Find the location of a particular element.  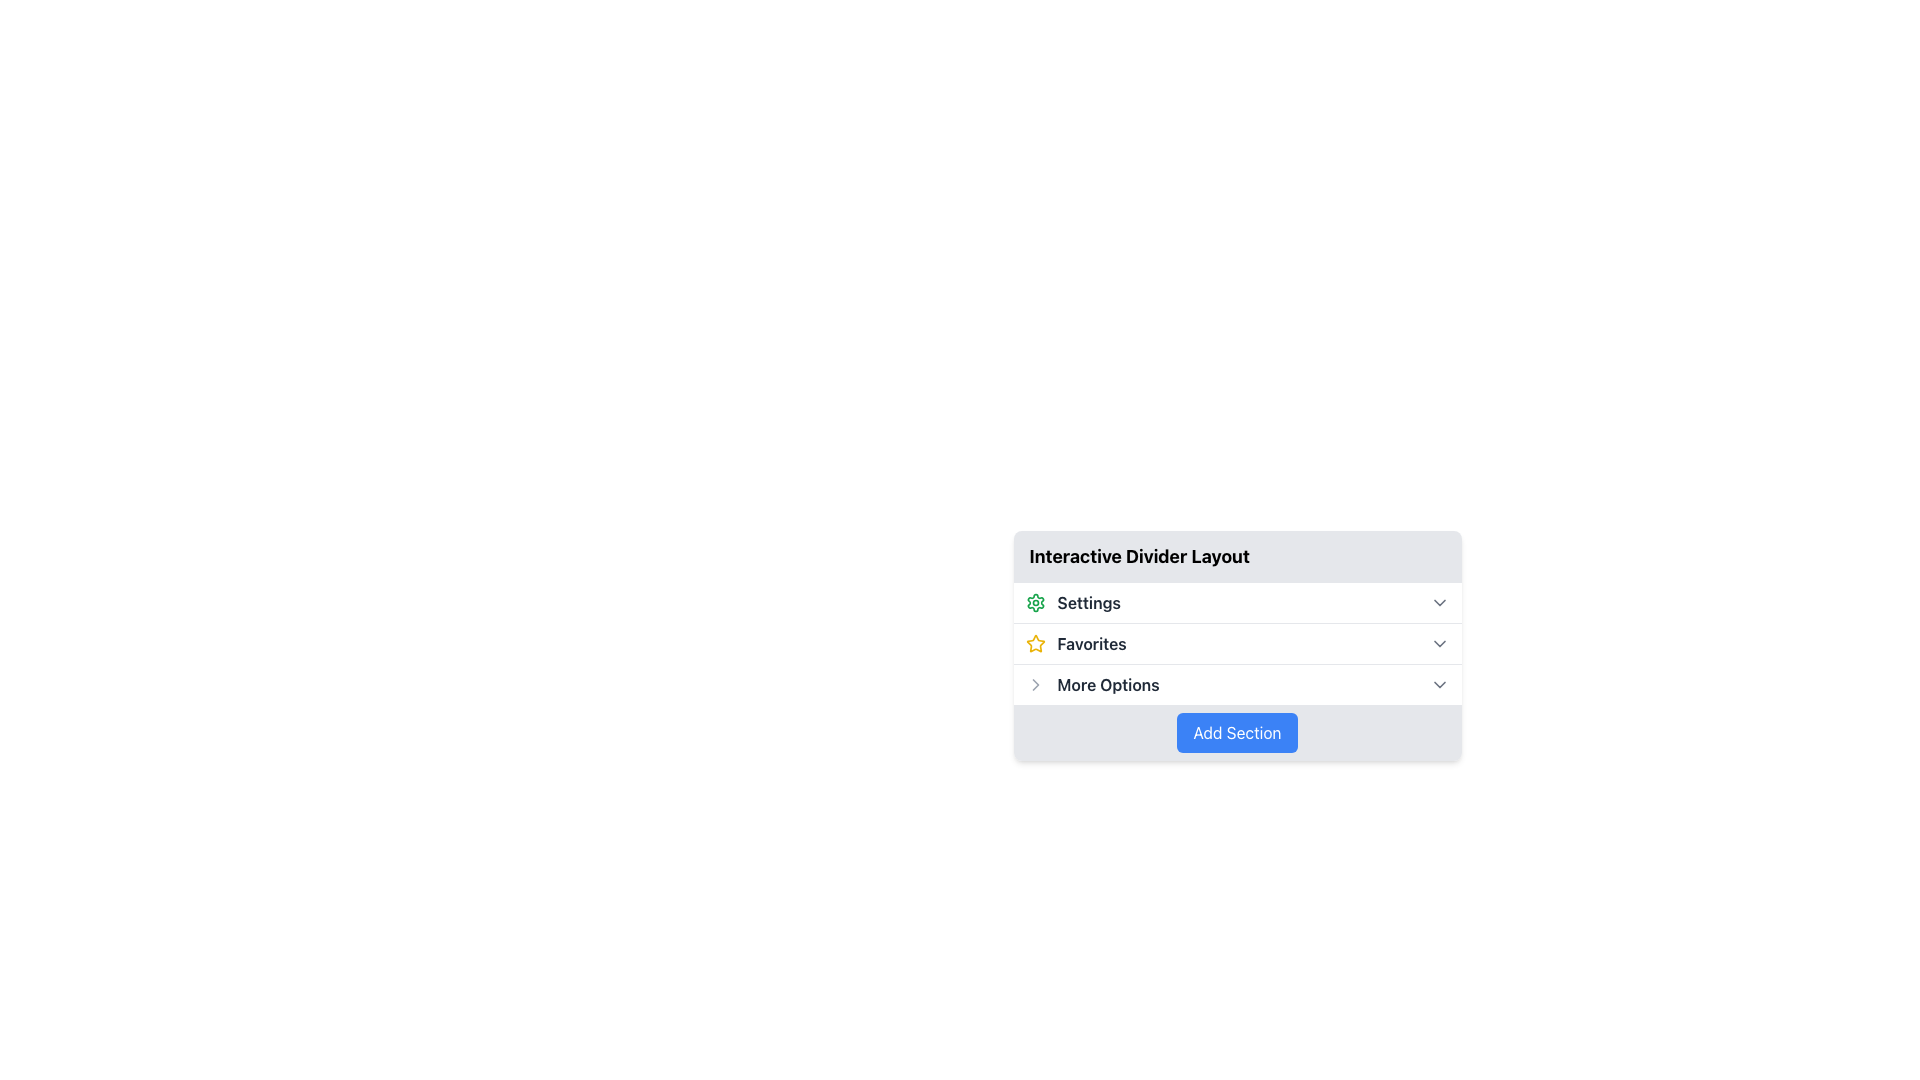

the 'More Options' icon located to the left of the 'More Options' text label is located at coordinates (1035, 684).